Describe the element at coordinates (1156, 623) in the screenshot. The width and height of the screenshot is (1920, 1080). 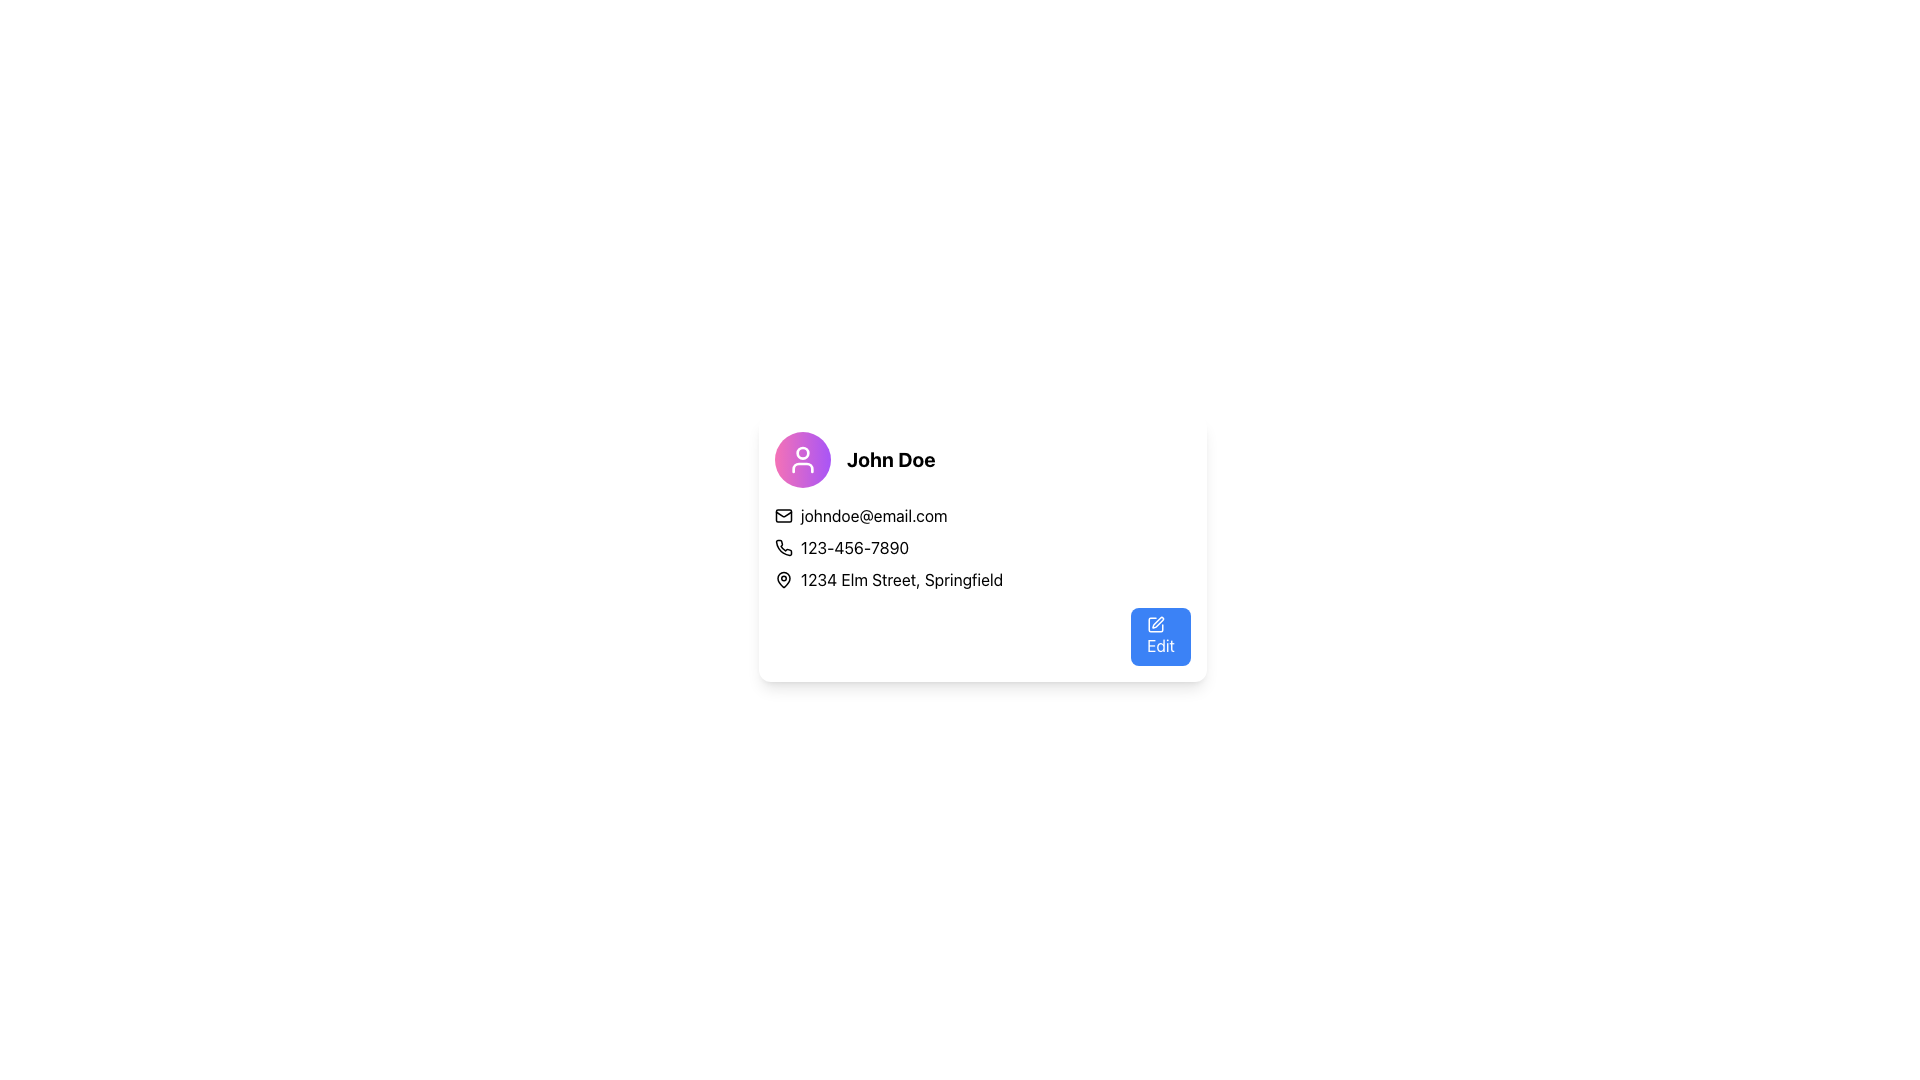
I see `the pencil icon on the blue 'Edit' button located at the bottom-right corner of the user information card` at that location.